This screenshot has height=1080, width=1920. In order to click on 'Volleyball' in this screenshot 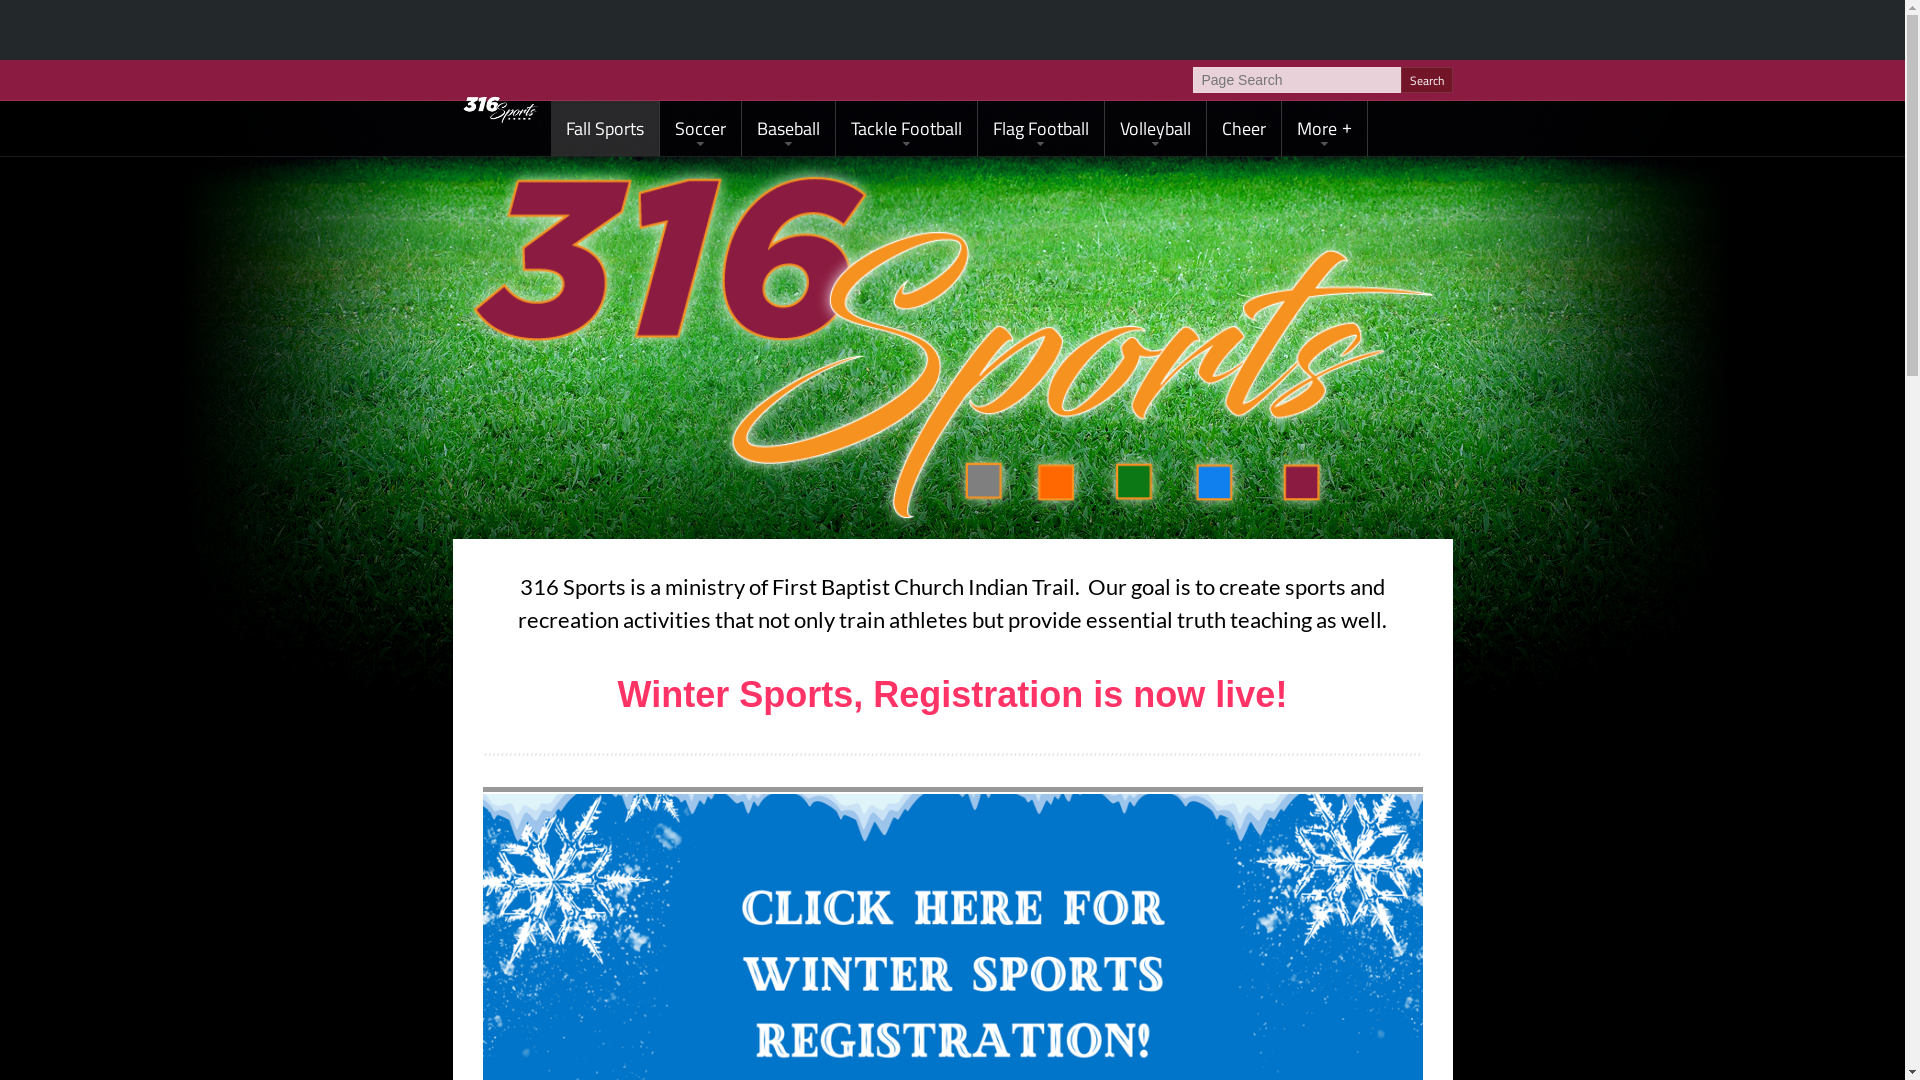, I will do `click(1154, 128)`.